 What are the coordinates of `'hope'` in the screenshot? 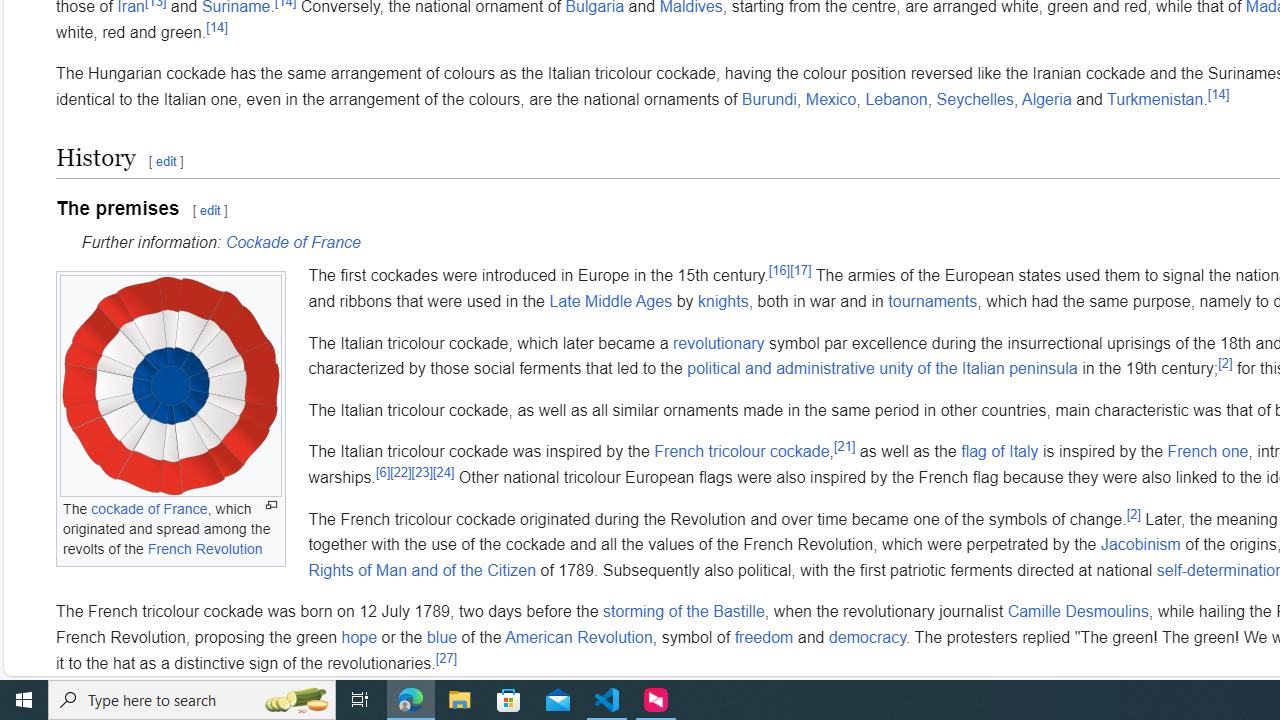 It's located at (359, 636).